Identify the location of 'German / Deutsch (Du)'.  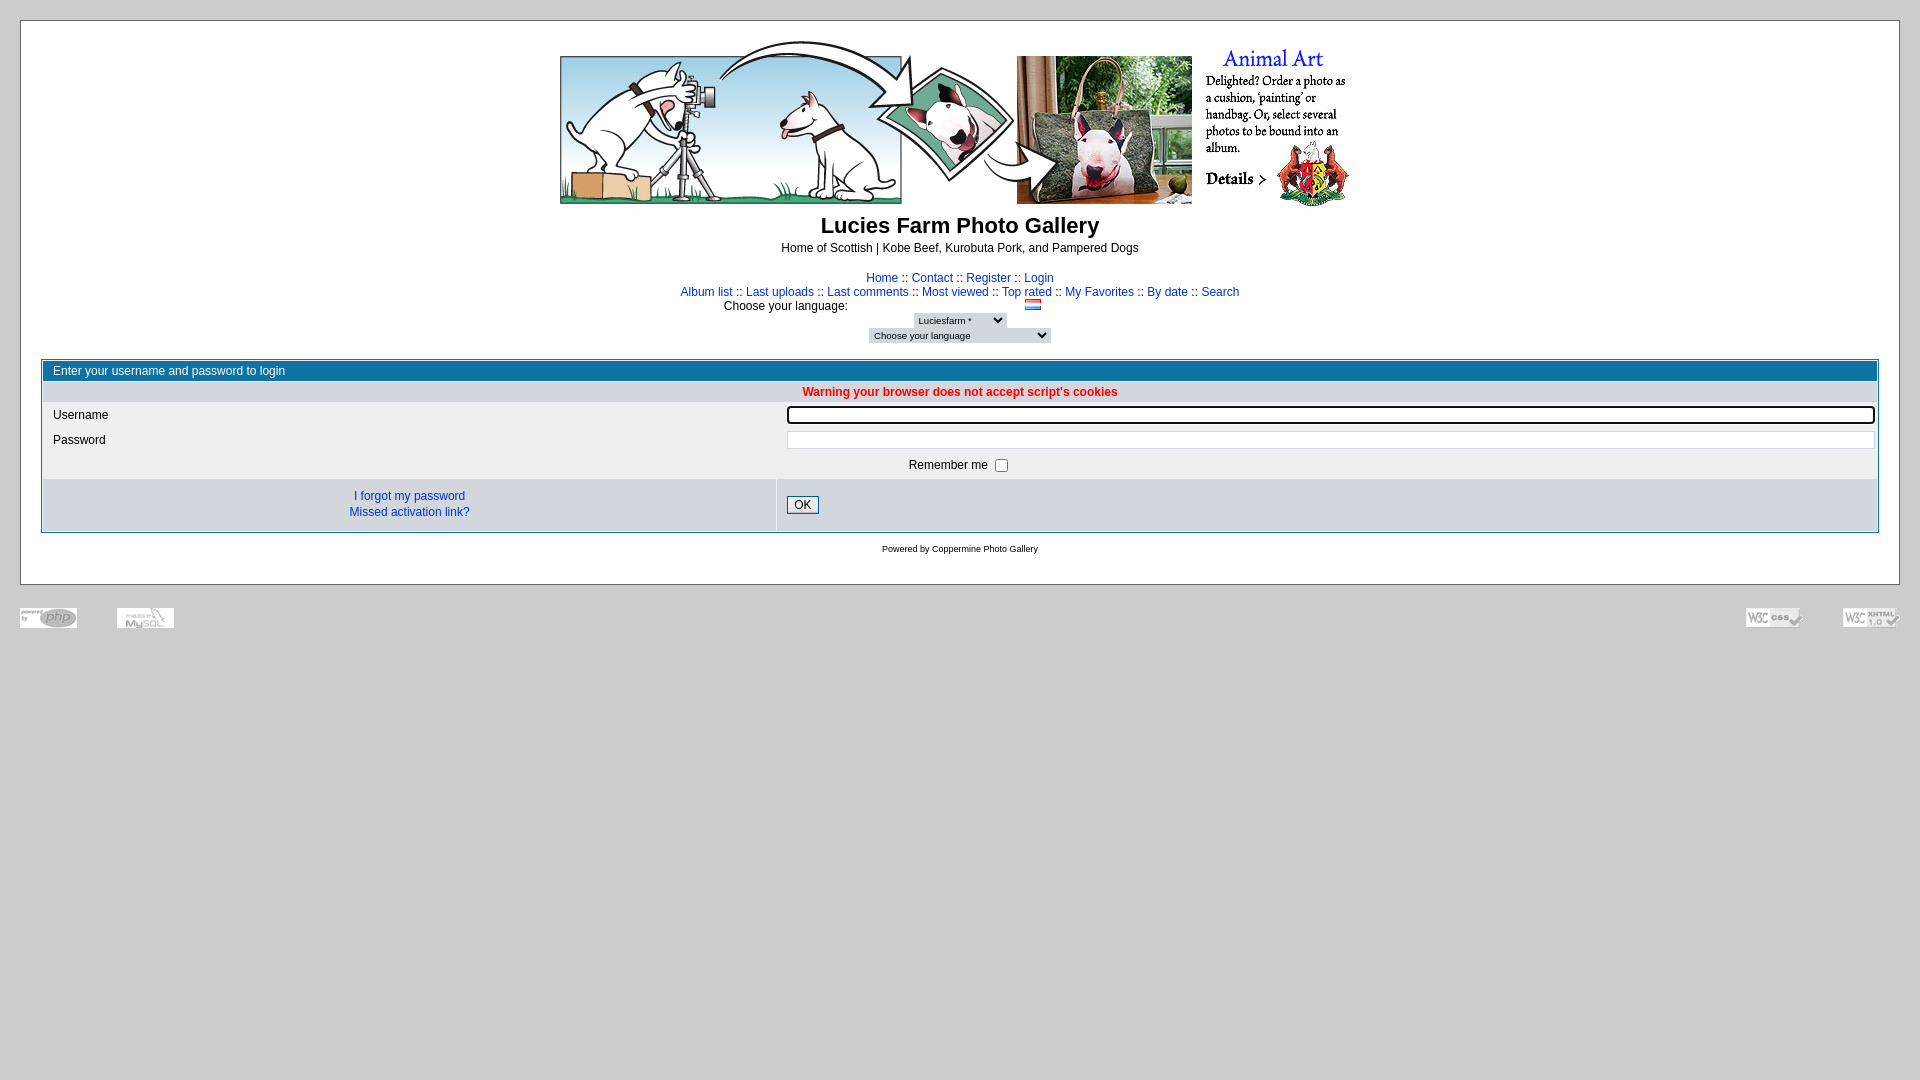
(987, 304).